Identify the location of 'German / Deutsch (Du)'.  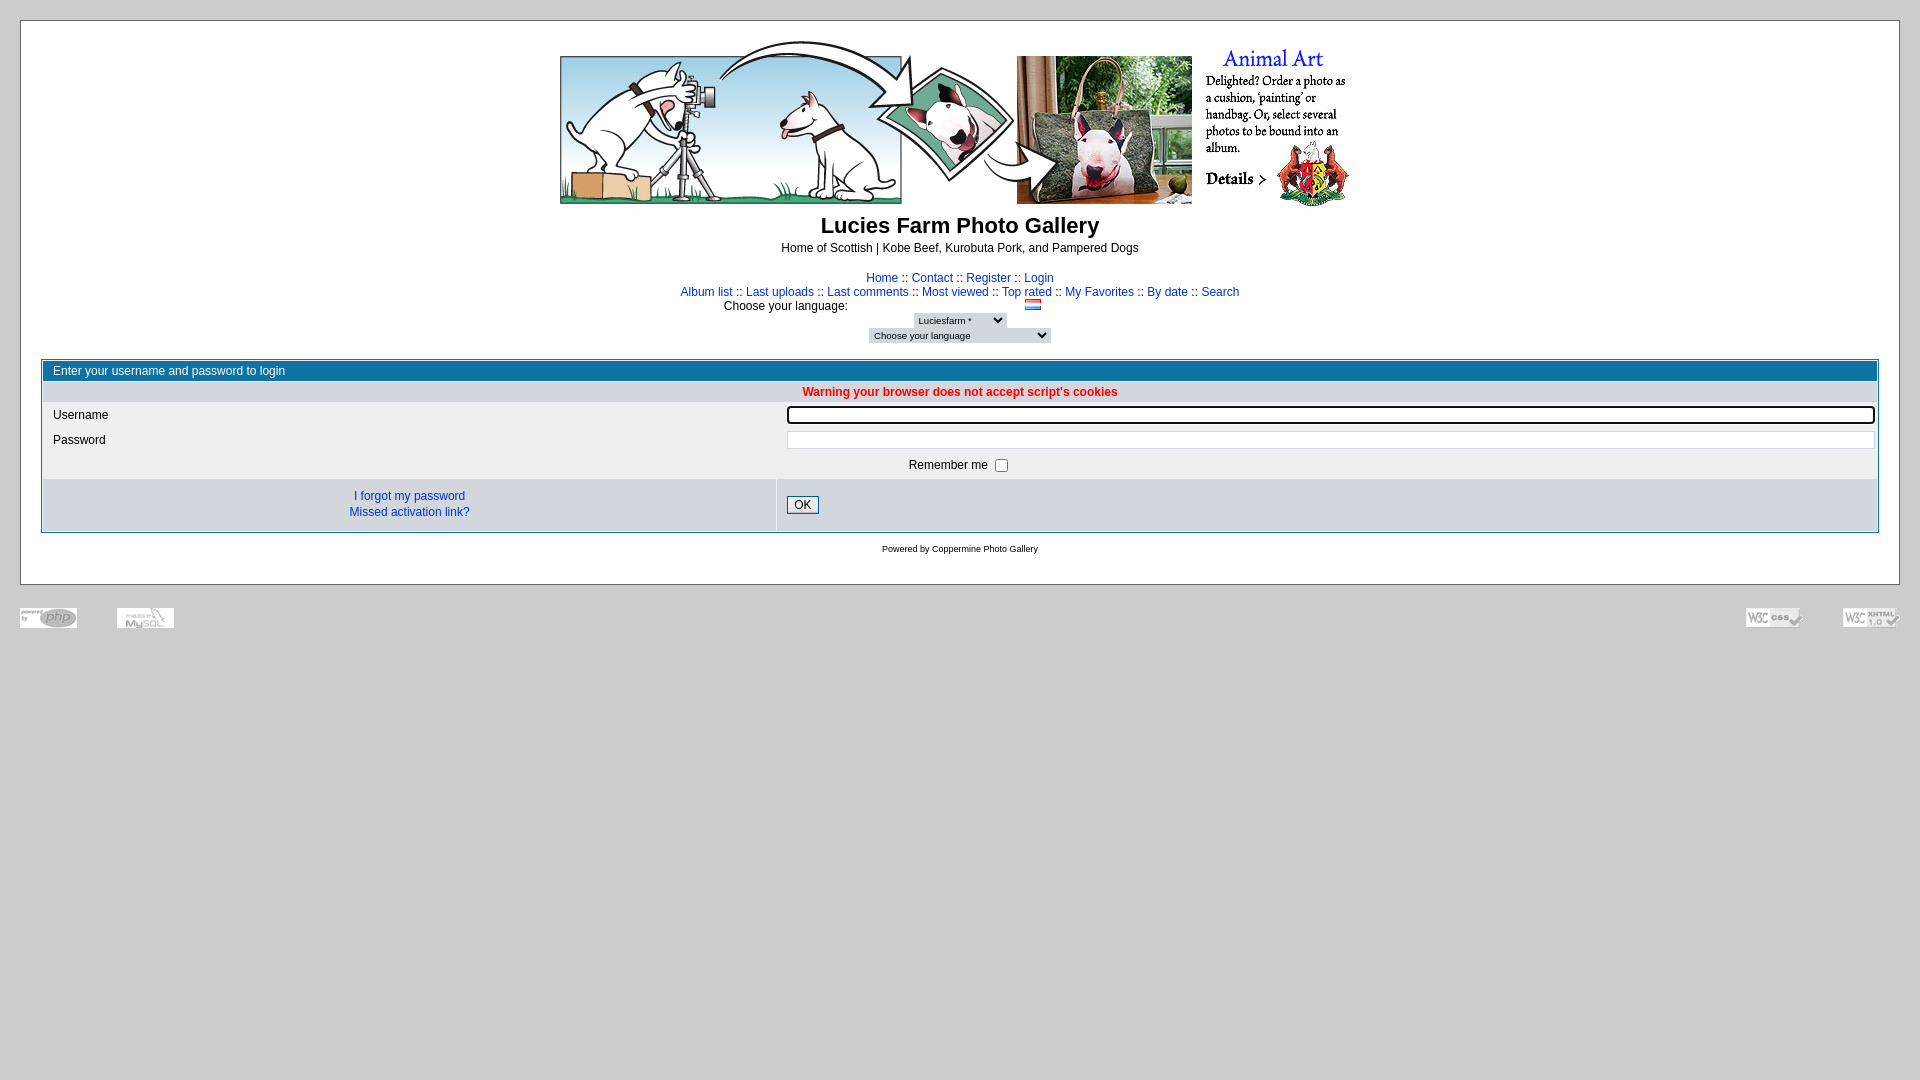
(987, 304).